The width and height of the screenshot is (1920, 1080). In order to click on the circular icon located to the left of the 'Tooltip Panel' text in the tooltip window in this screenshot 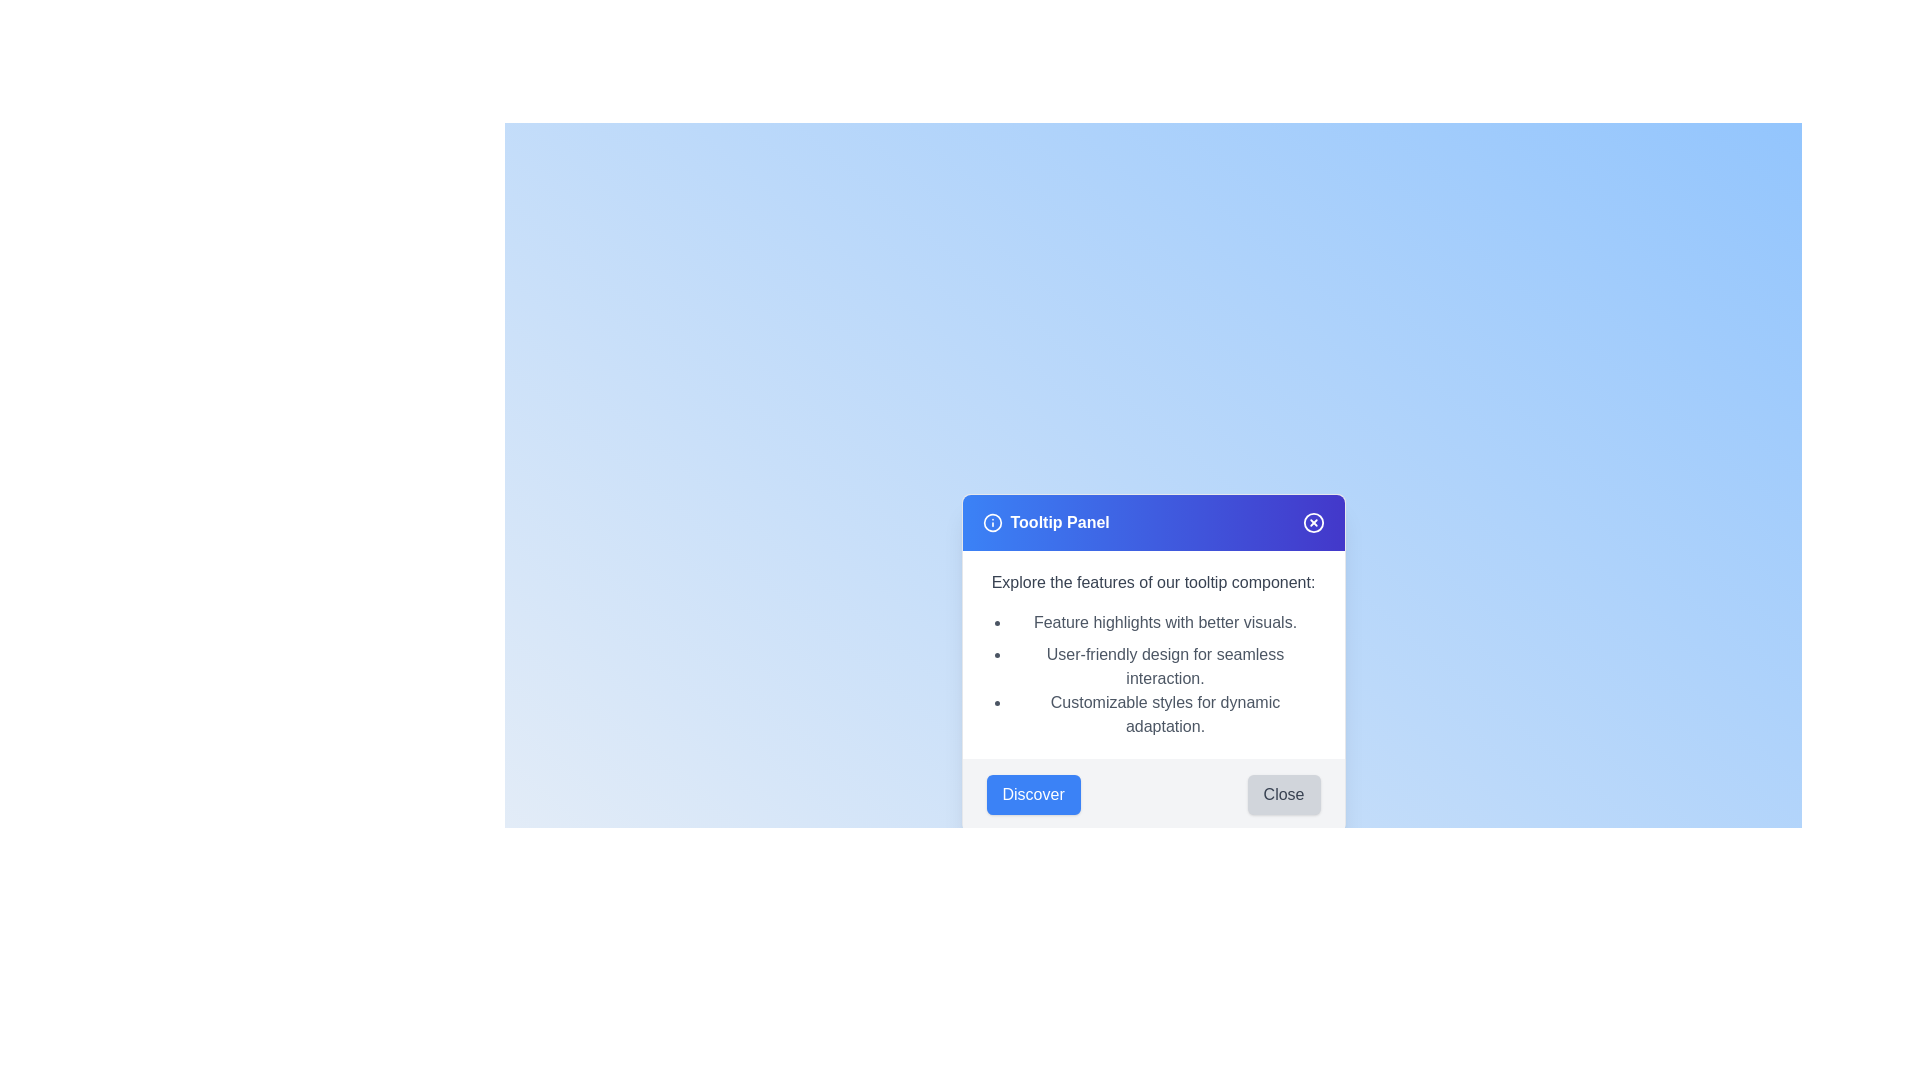, I will do `click(992, 522)`.